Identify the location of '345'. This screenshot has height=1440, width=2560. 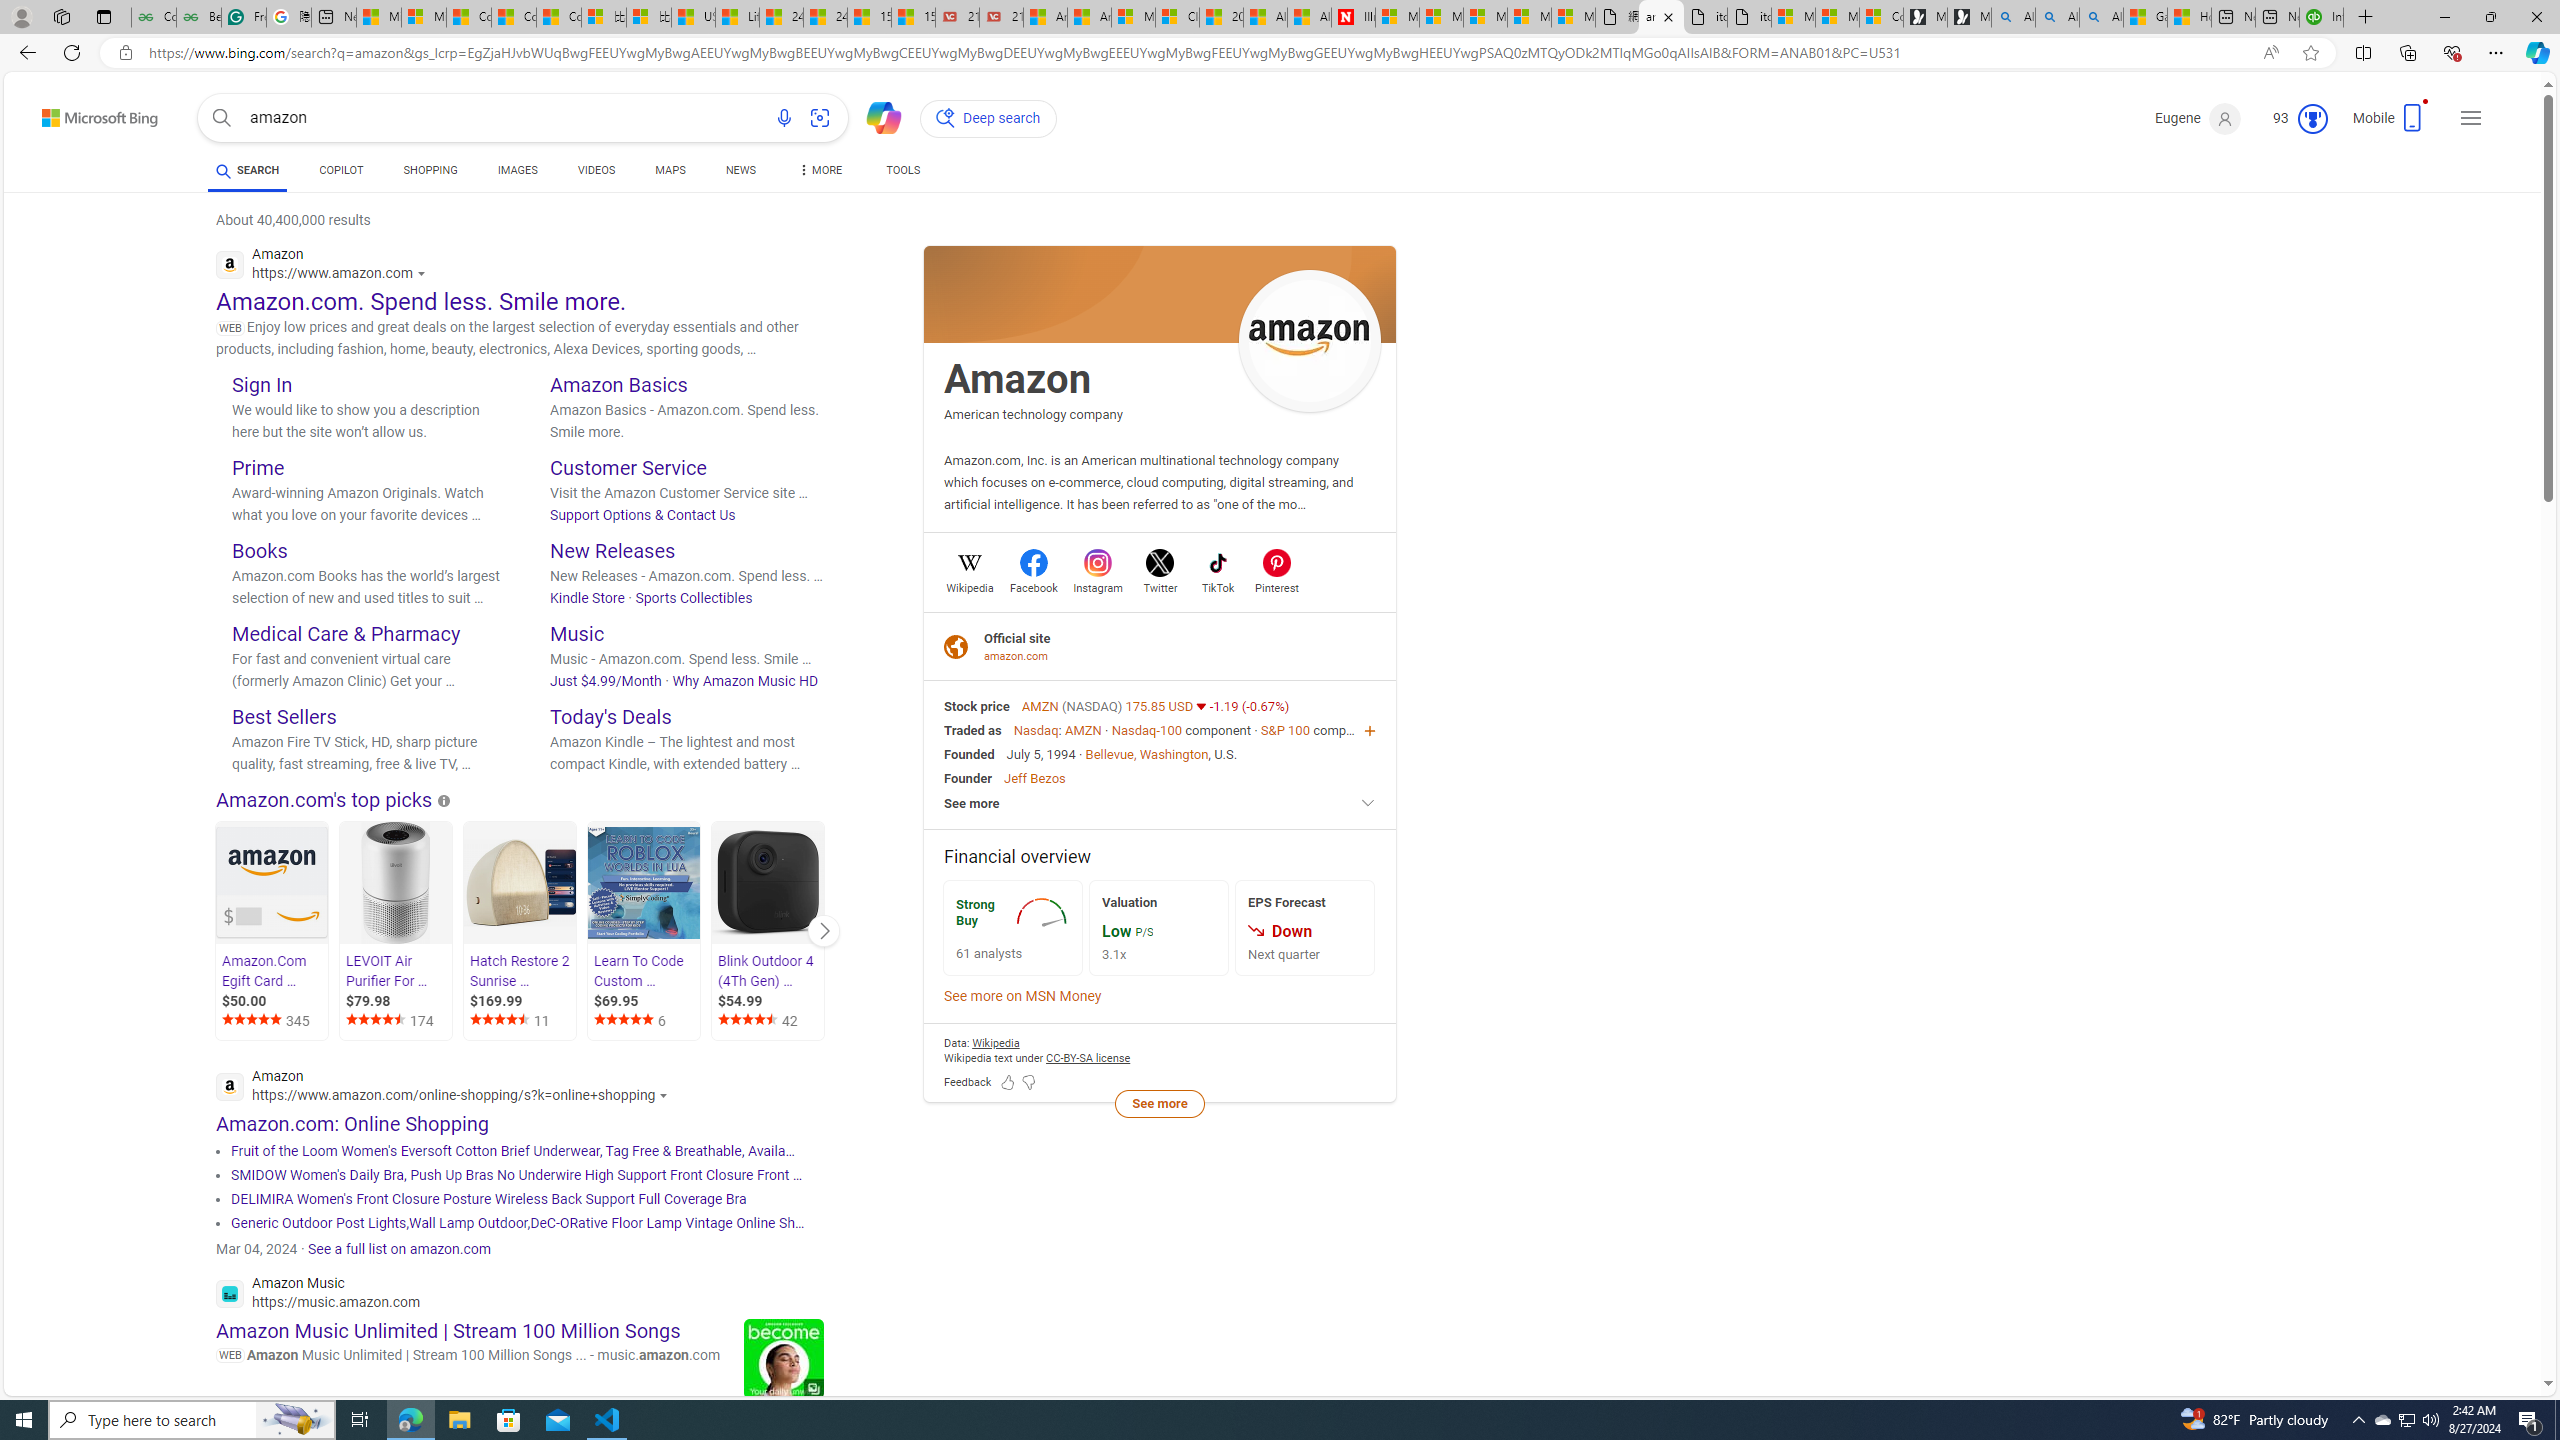
(273, 1020).